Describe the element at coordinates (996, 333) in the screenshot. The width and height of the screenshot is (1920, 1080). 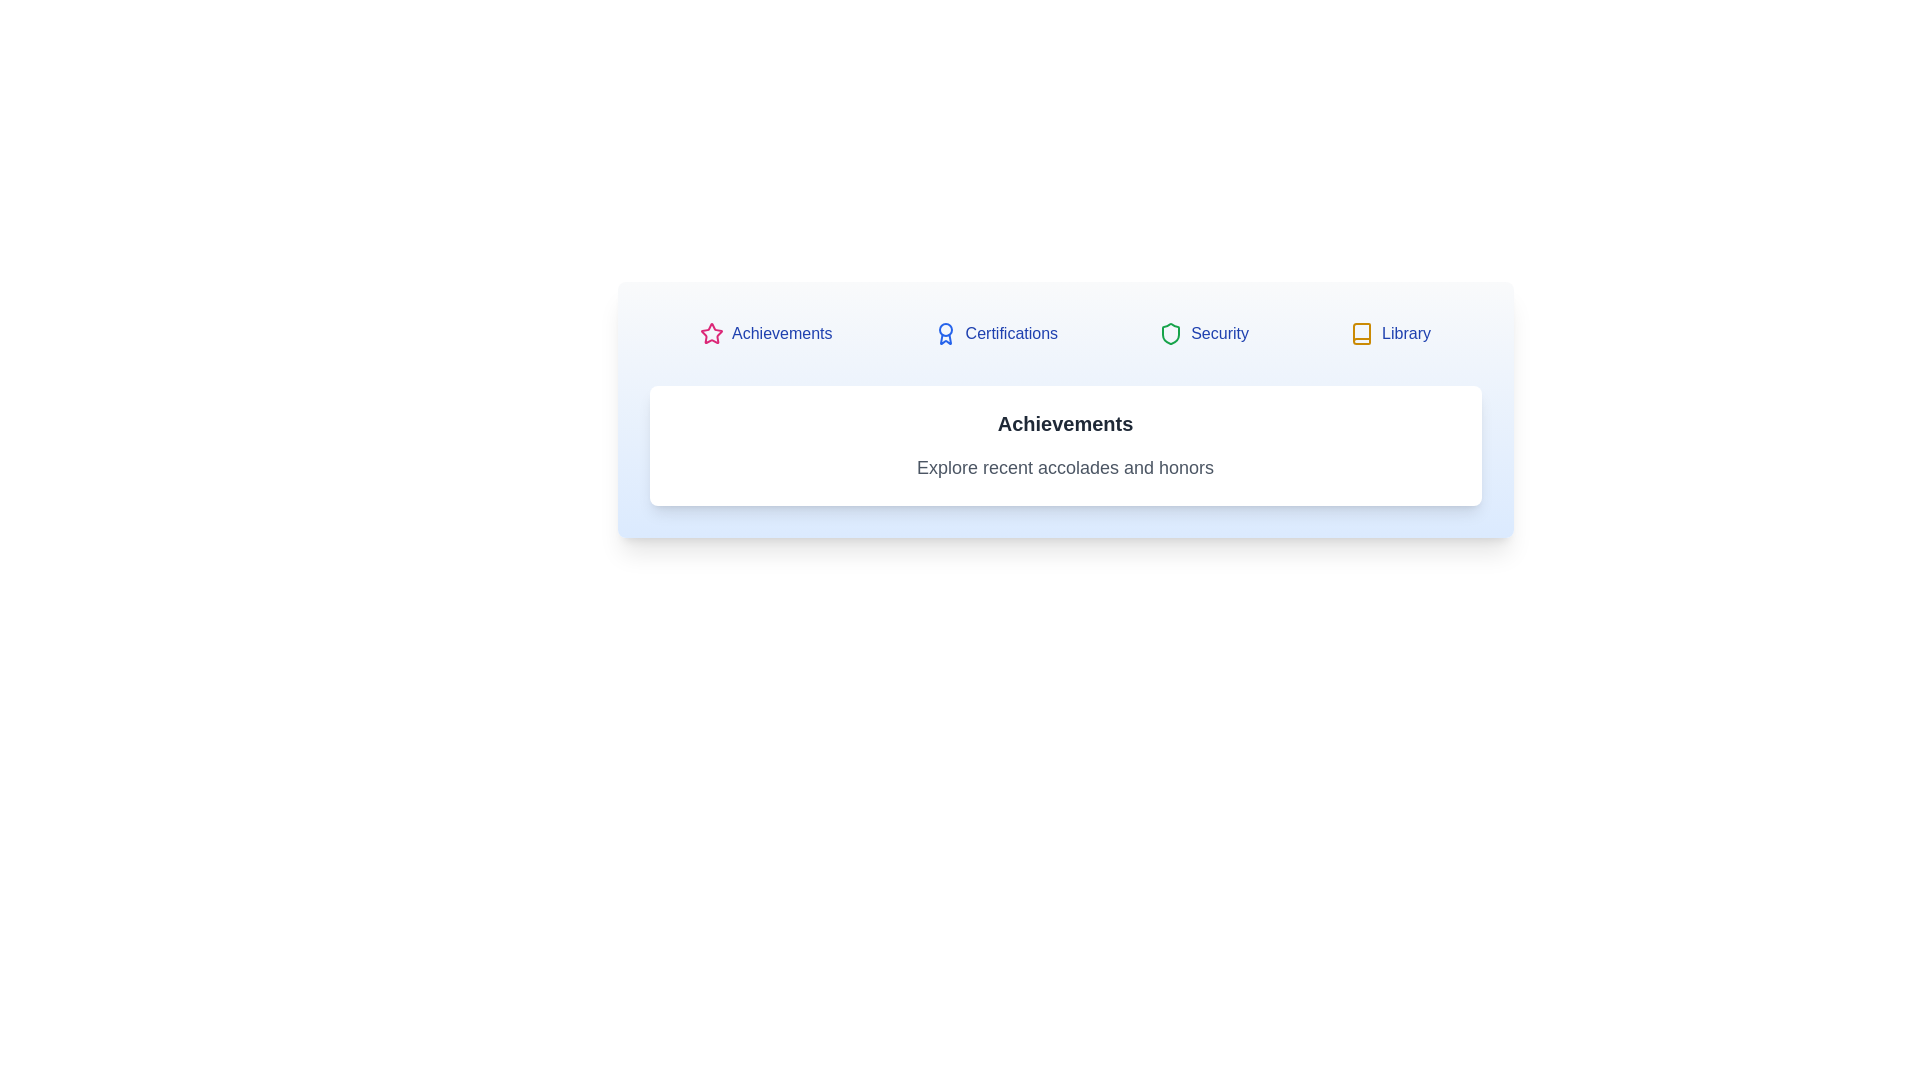
I see `the tab corresponding to Certifications to switch sections` at that location.